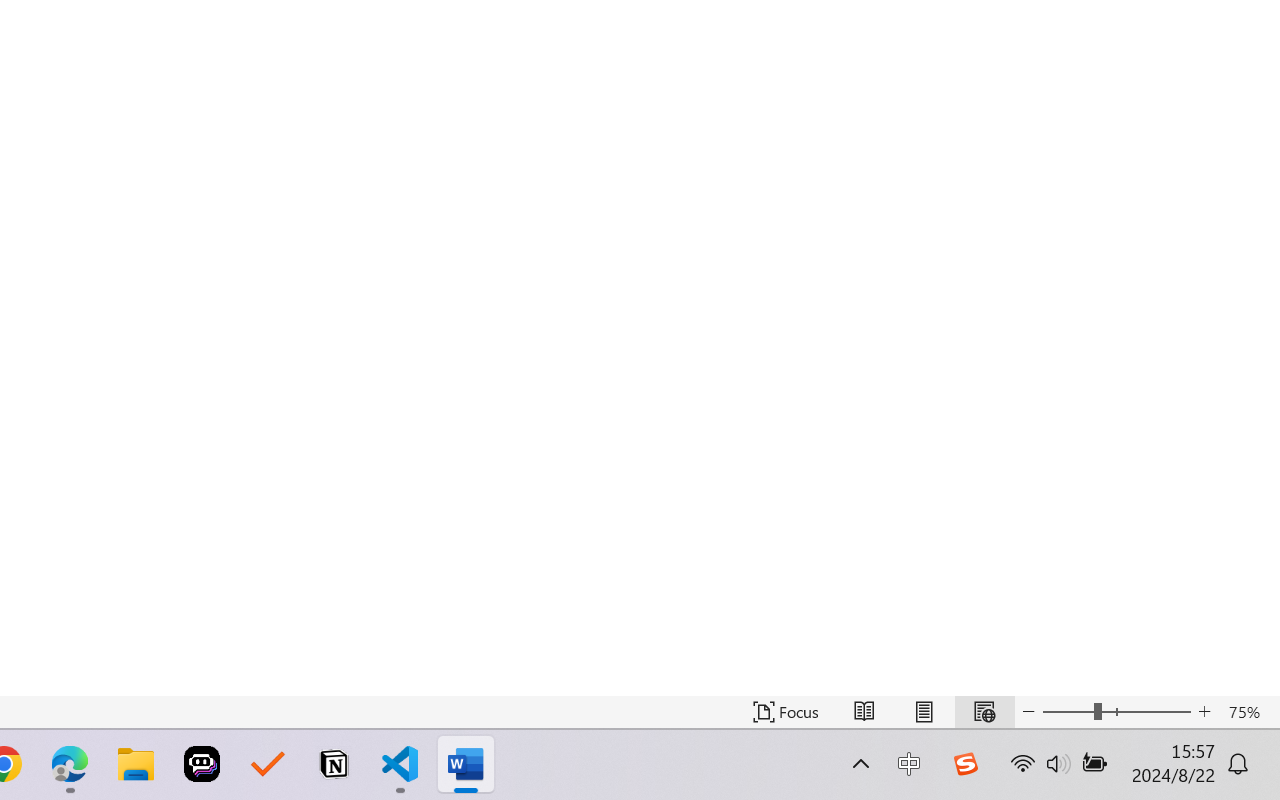  I want to click on 'Zoom In', so click(1204, 711).